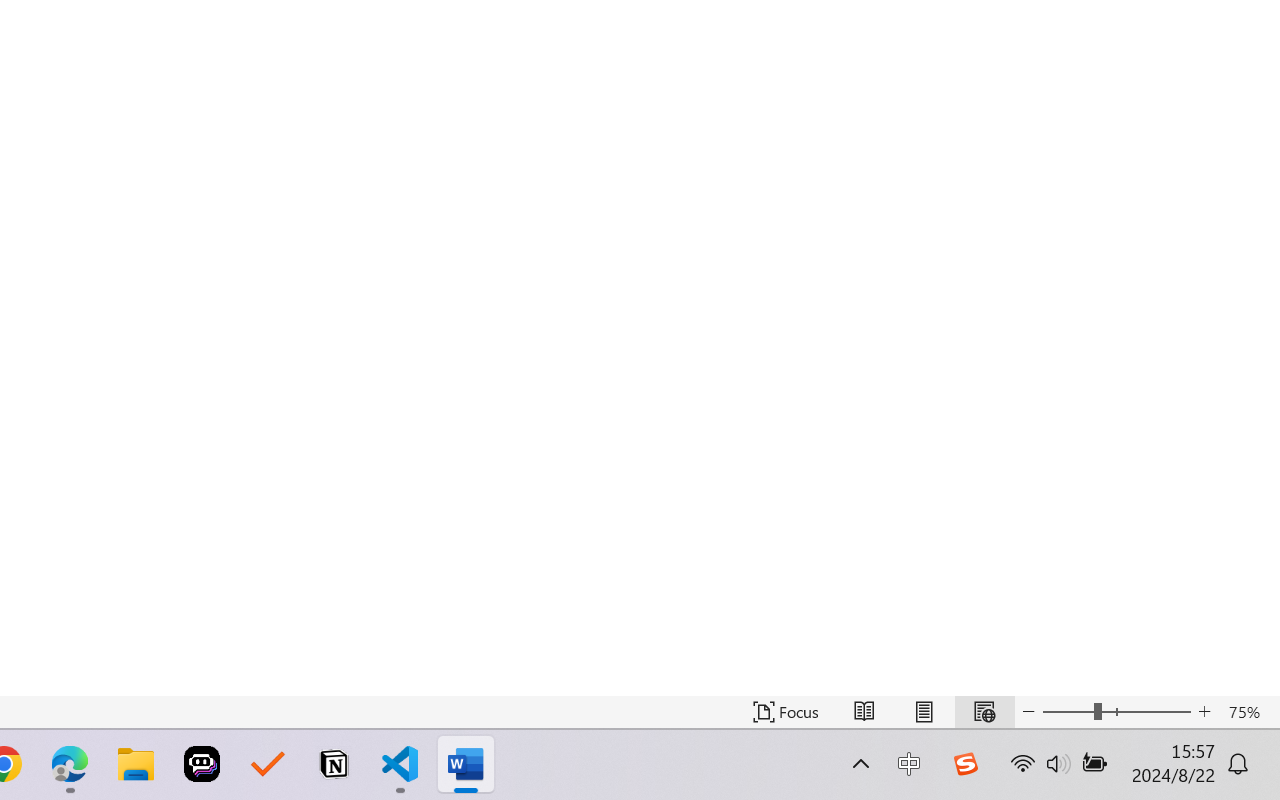  I want to click on 'Zoom In', so click(1204, 711).